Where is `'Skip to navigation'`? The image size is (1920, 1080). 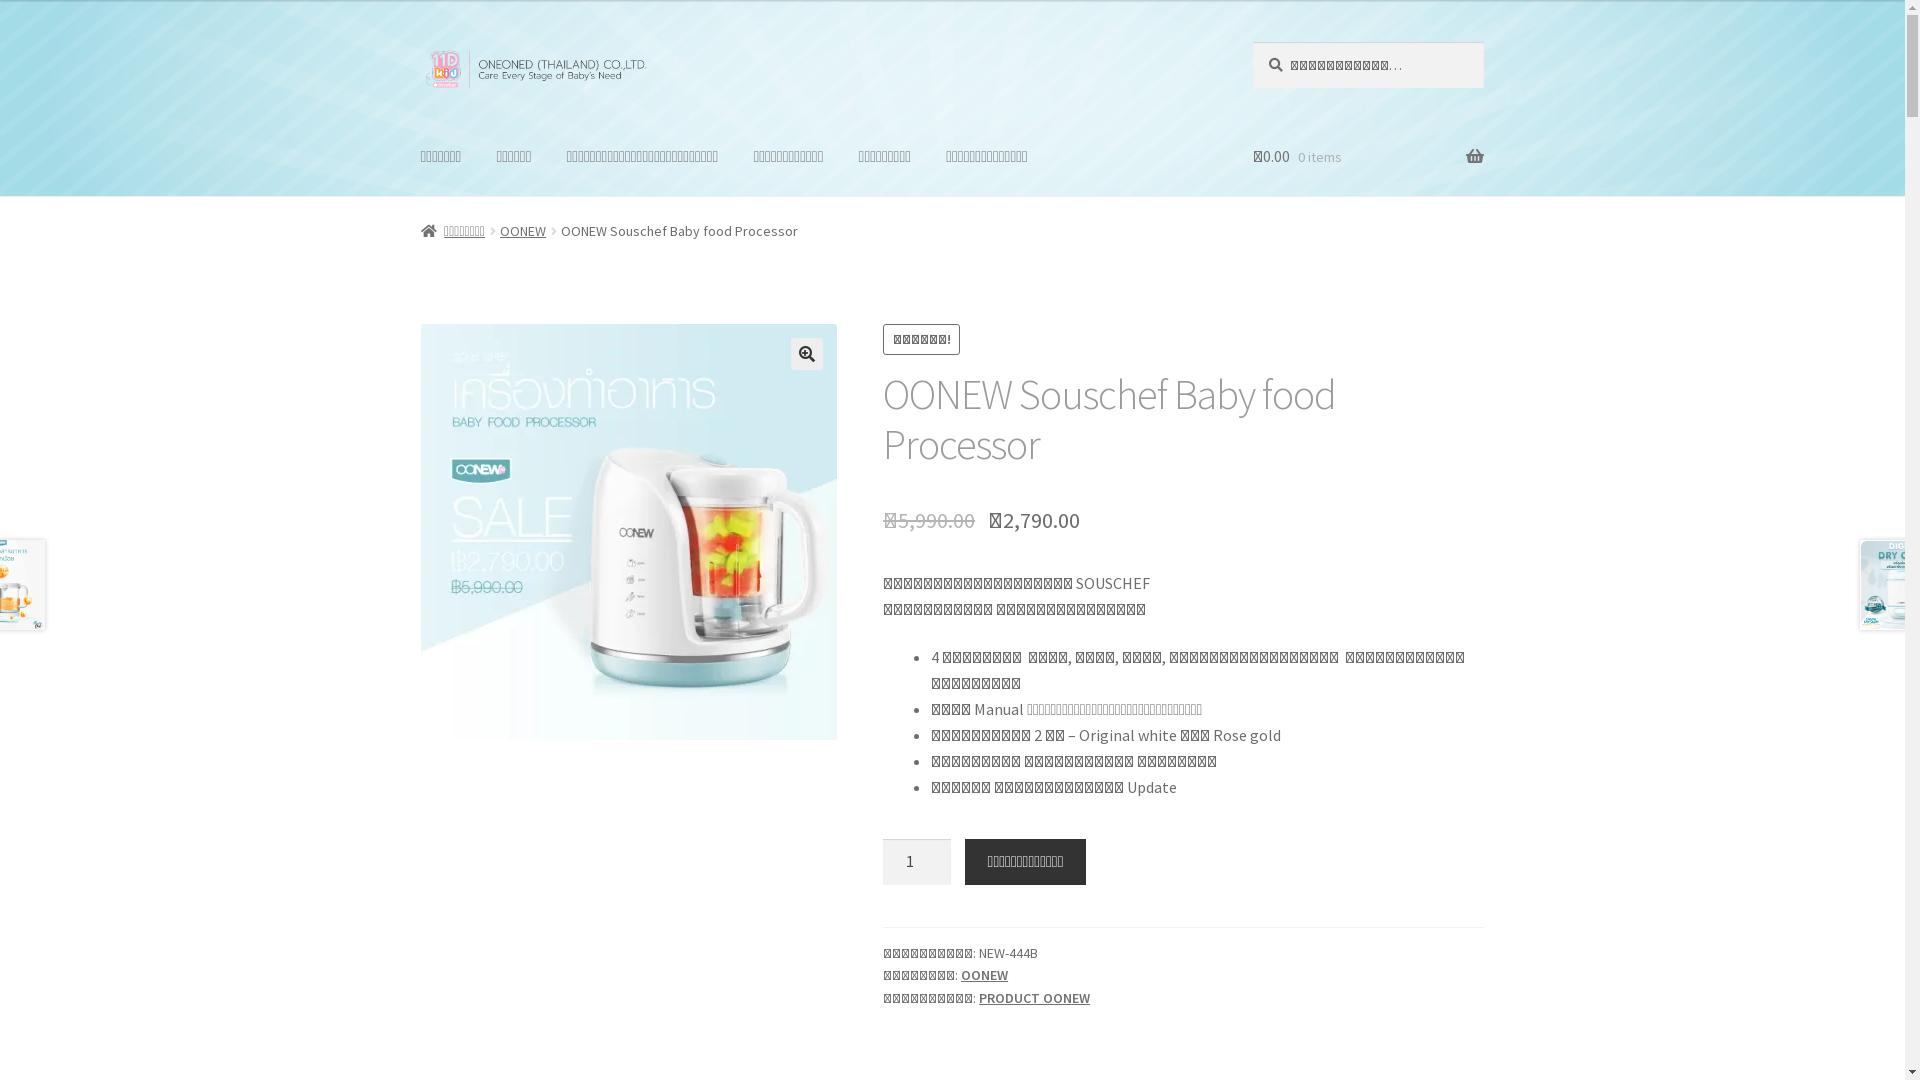
'Skip to navigation' is located at coordinates (419, 41).